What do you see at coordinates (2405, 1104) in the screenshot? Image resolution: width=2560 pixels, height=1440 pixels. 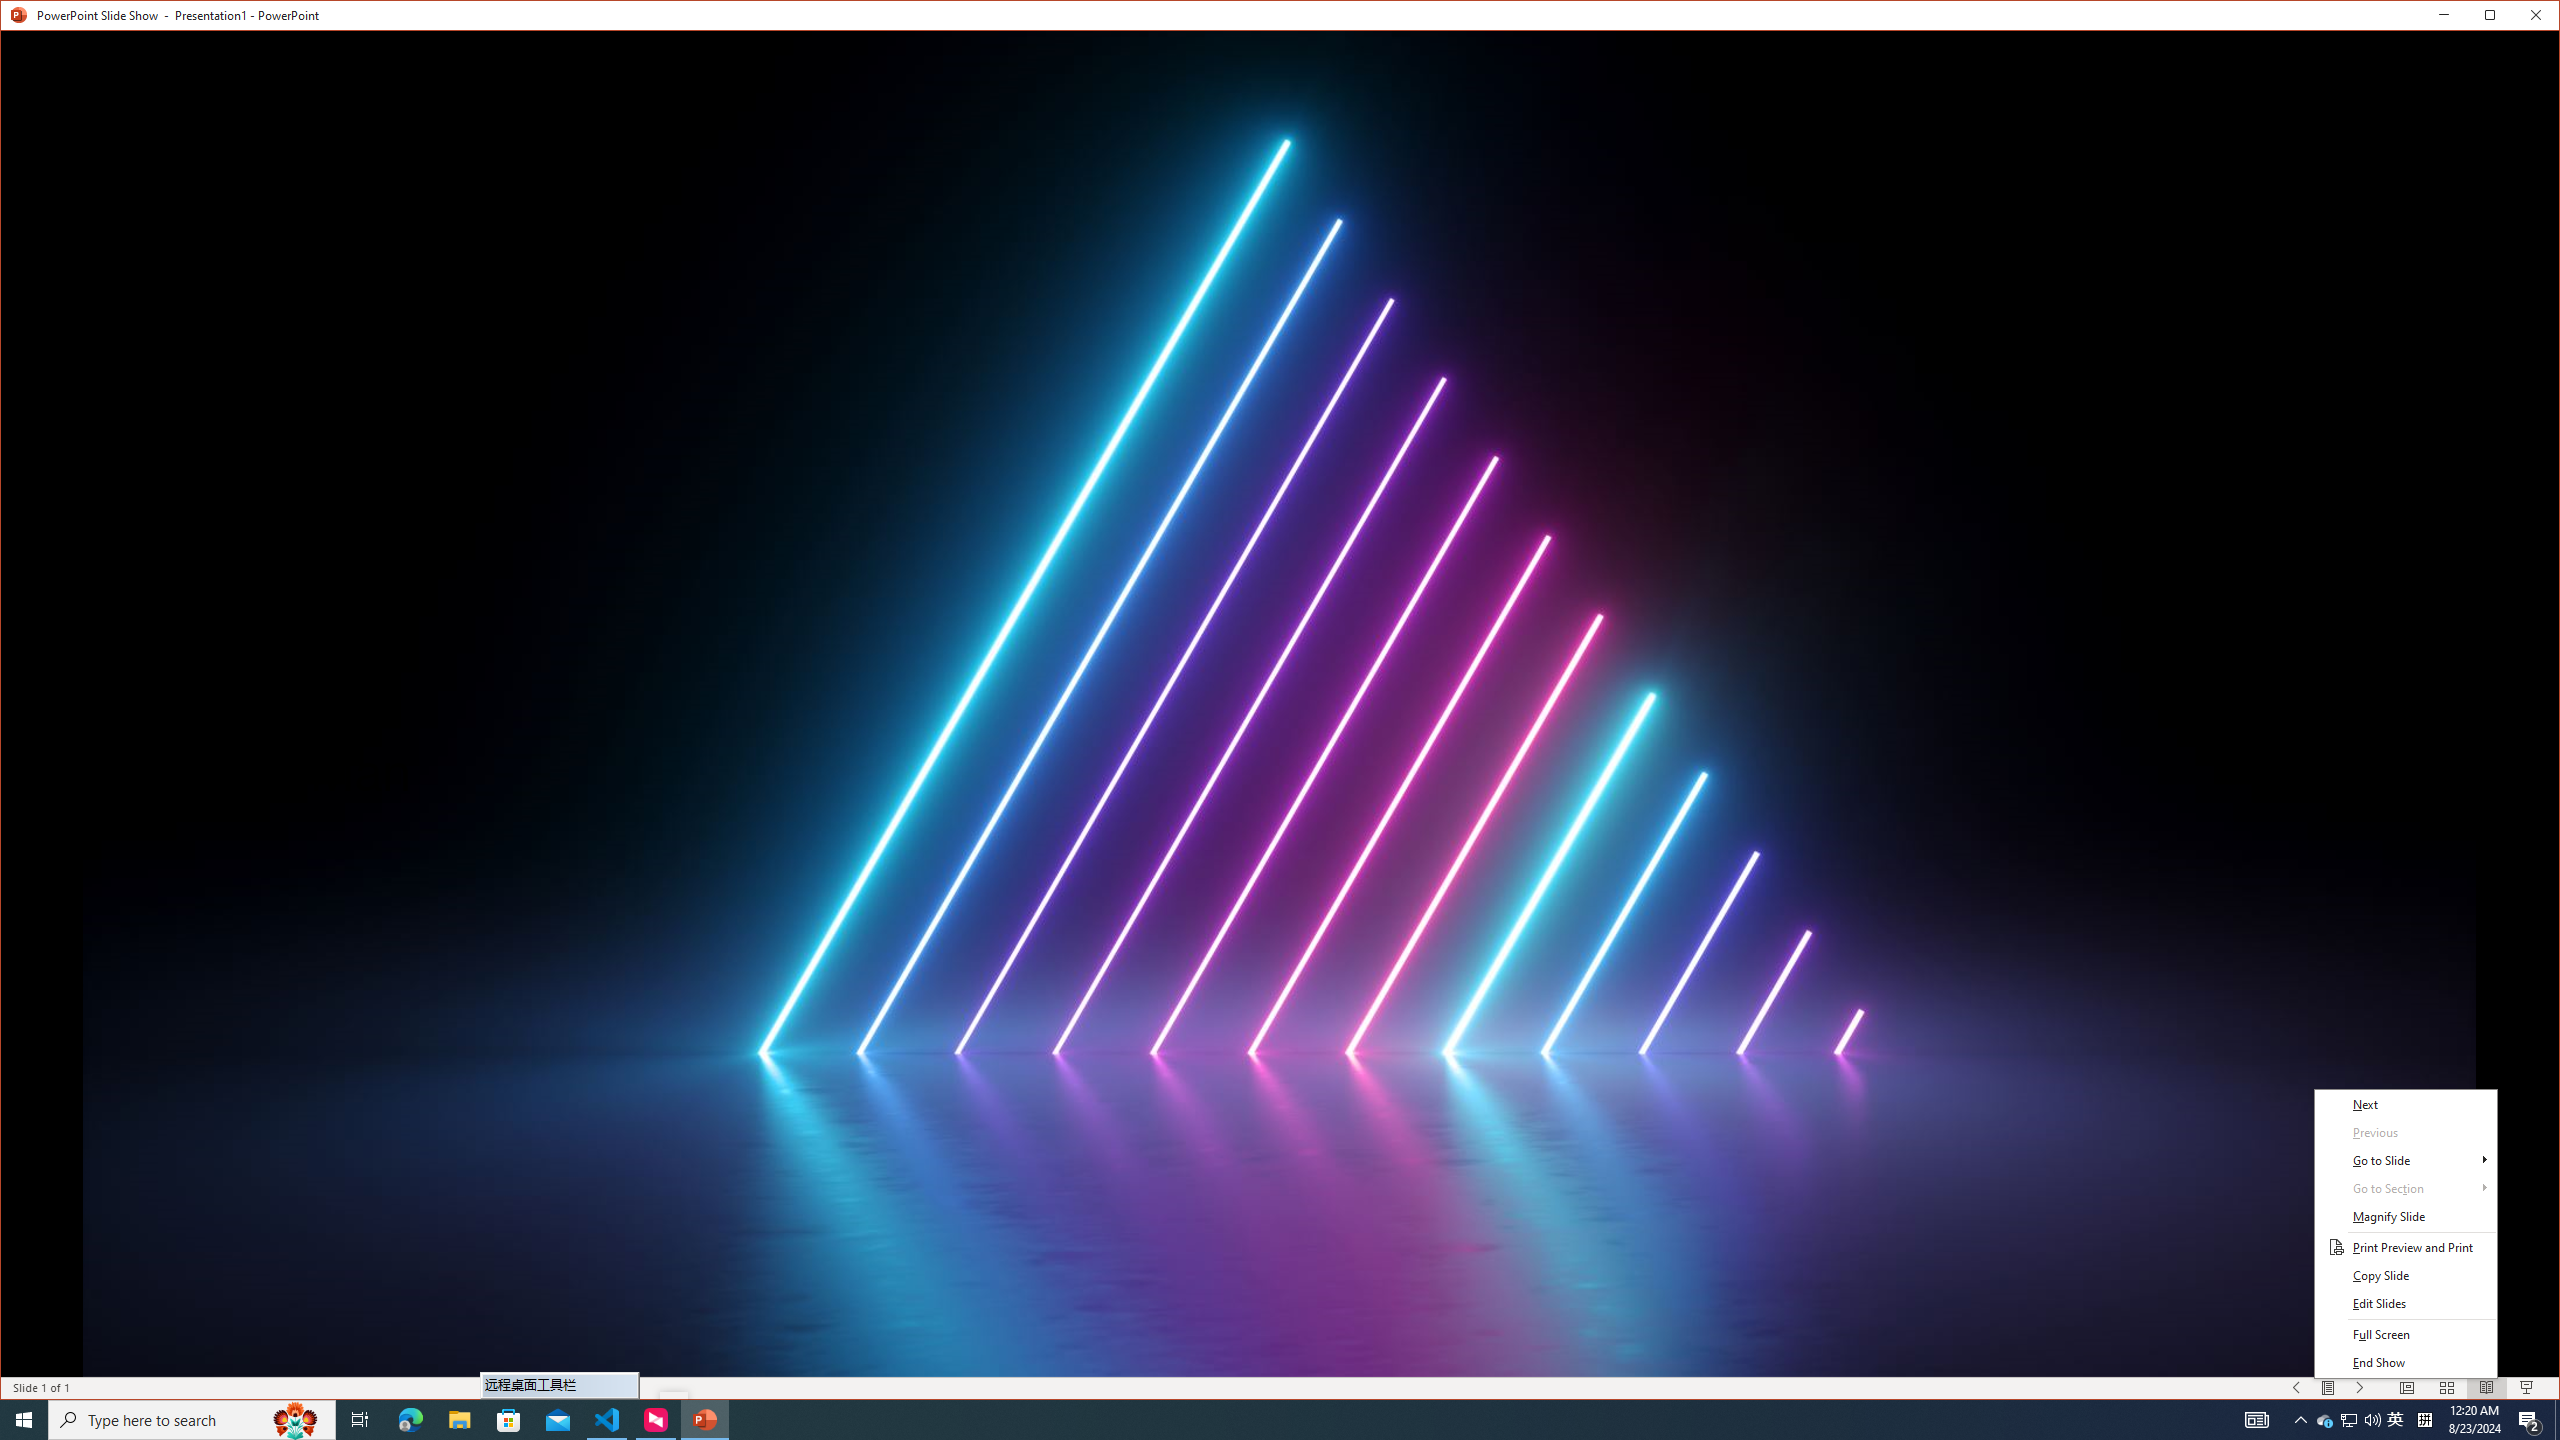 I see `'Next'` at bounding box center [2405, 1104].